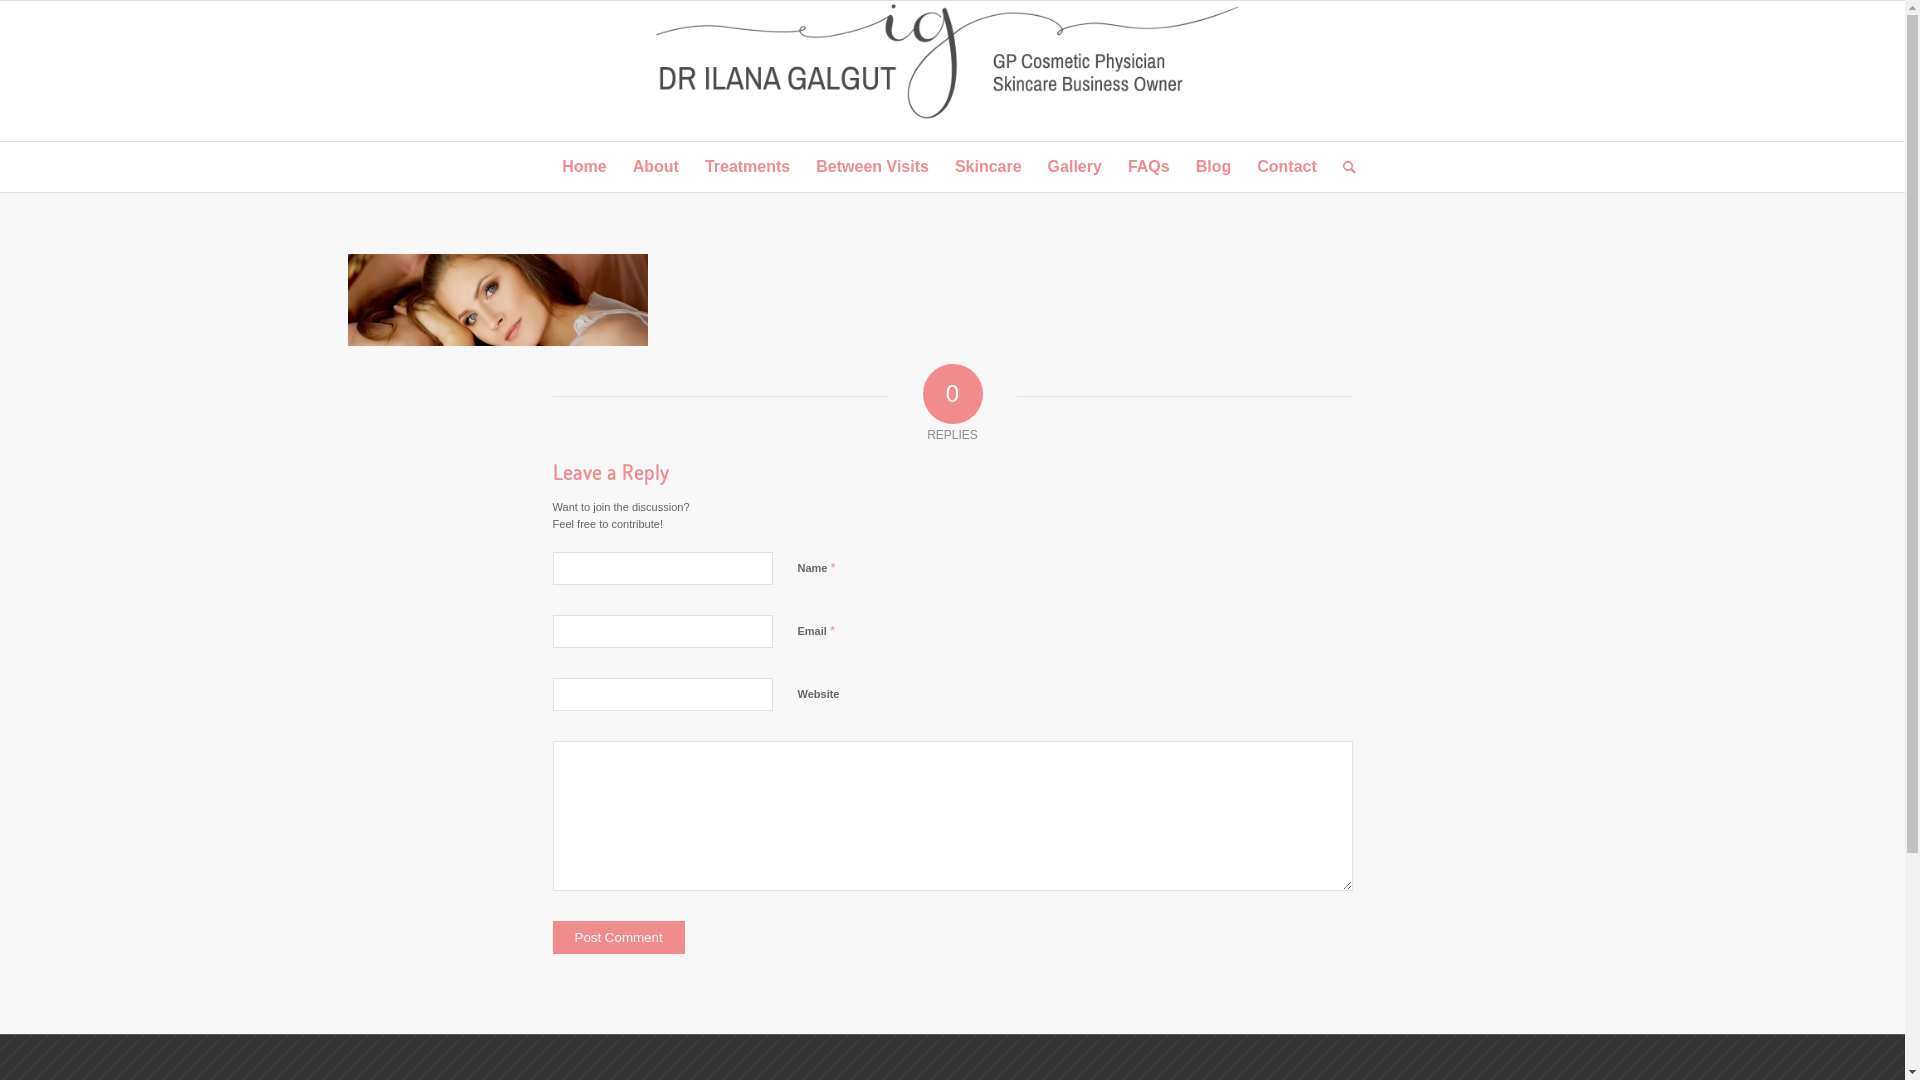 Image resolution: width=1920 pixels, height=1080 pixels. What do you see at coordinates (1148, 165) in the screenshot?
I see `'FAQs'` at bounding box center [1148, 165].